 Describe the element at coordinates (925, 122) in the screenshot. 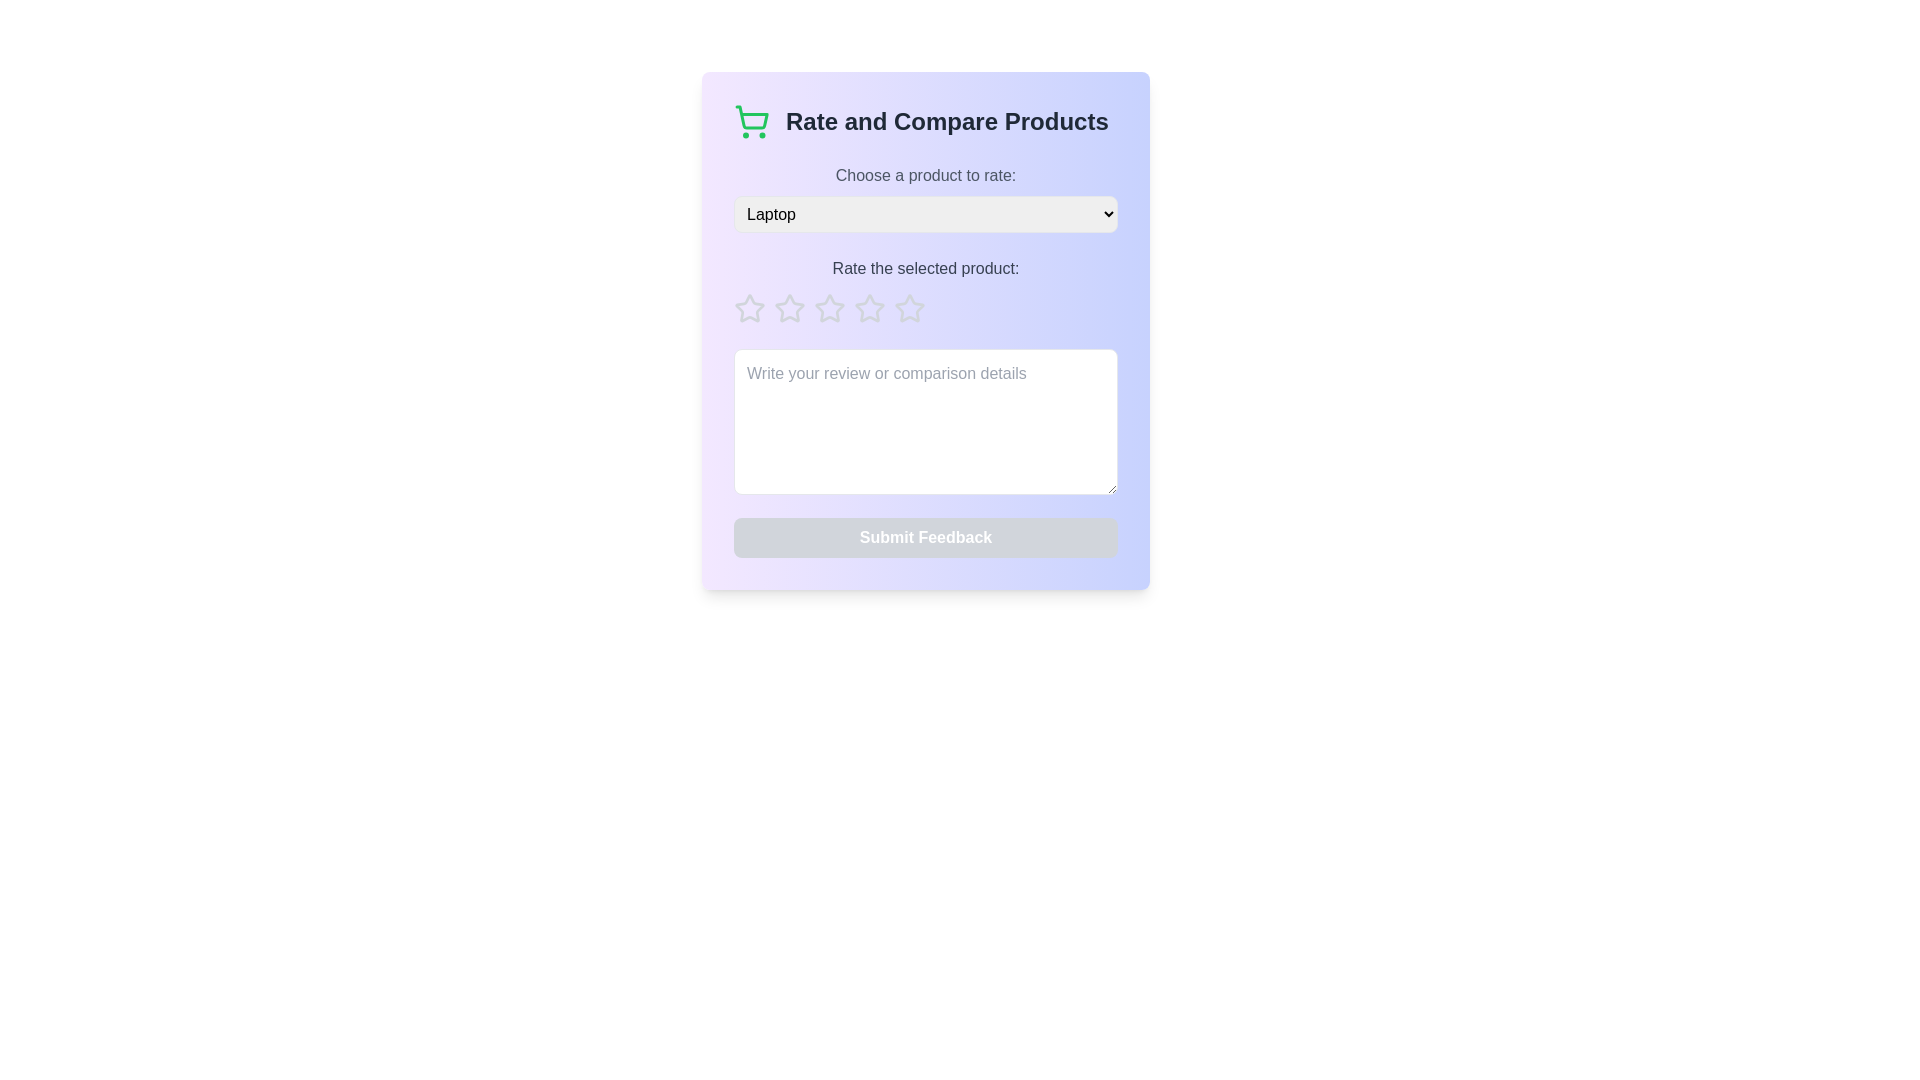

I see `the Header with an Icon that serves as a title and visual indicator for rating and comparing products, located at the top of its card-like section` at that location.